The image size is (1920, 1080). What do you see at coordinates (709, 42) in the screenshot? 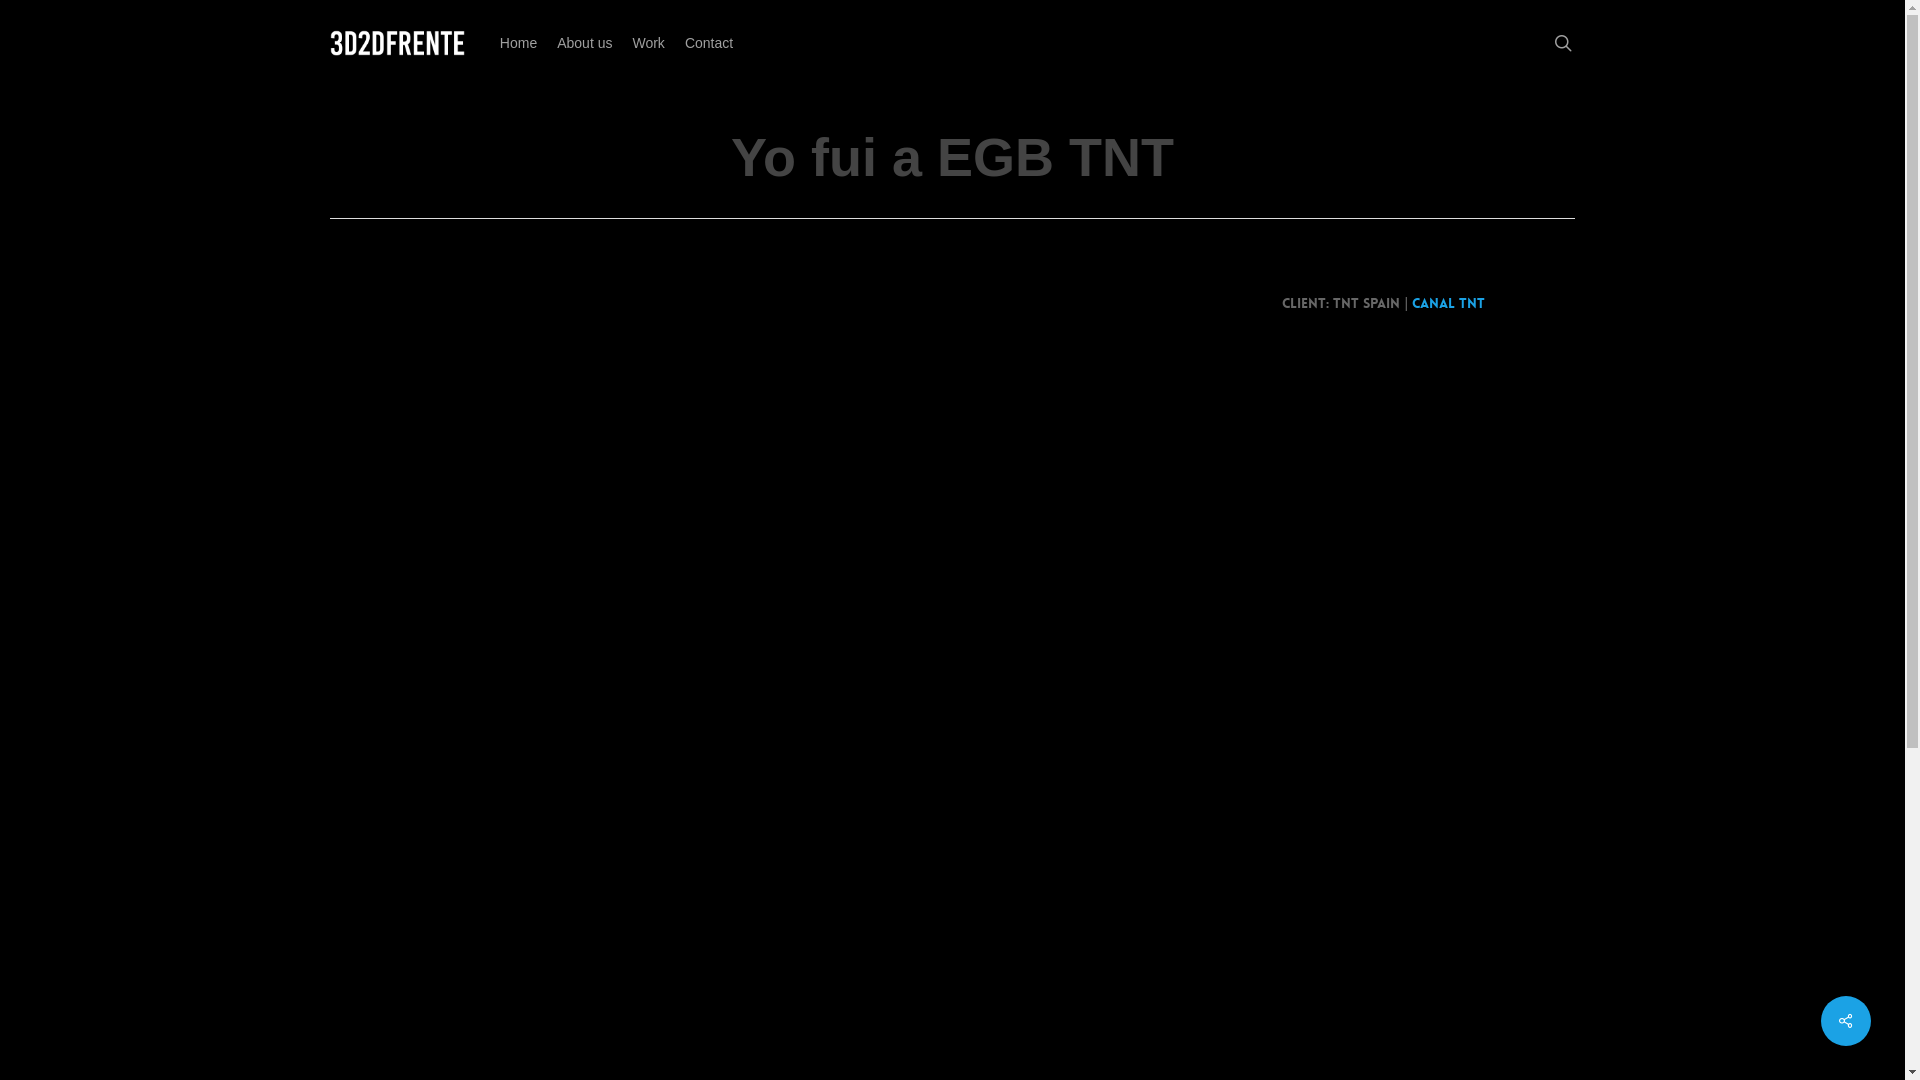
I see `'Contact'` at bounding box center [709, 42].